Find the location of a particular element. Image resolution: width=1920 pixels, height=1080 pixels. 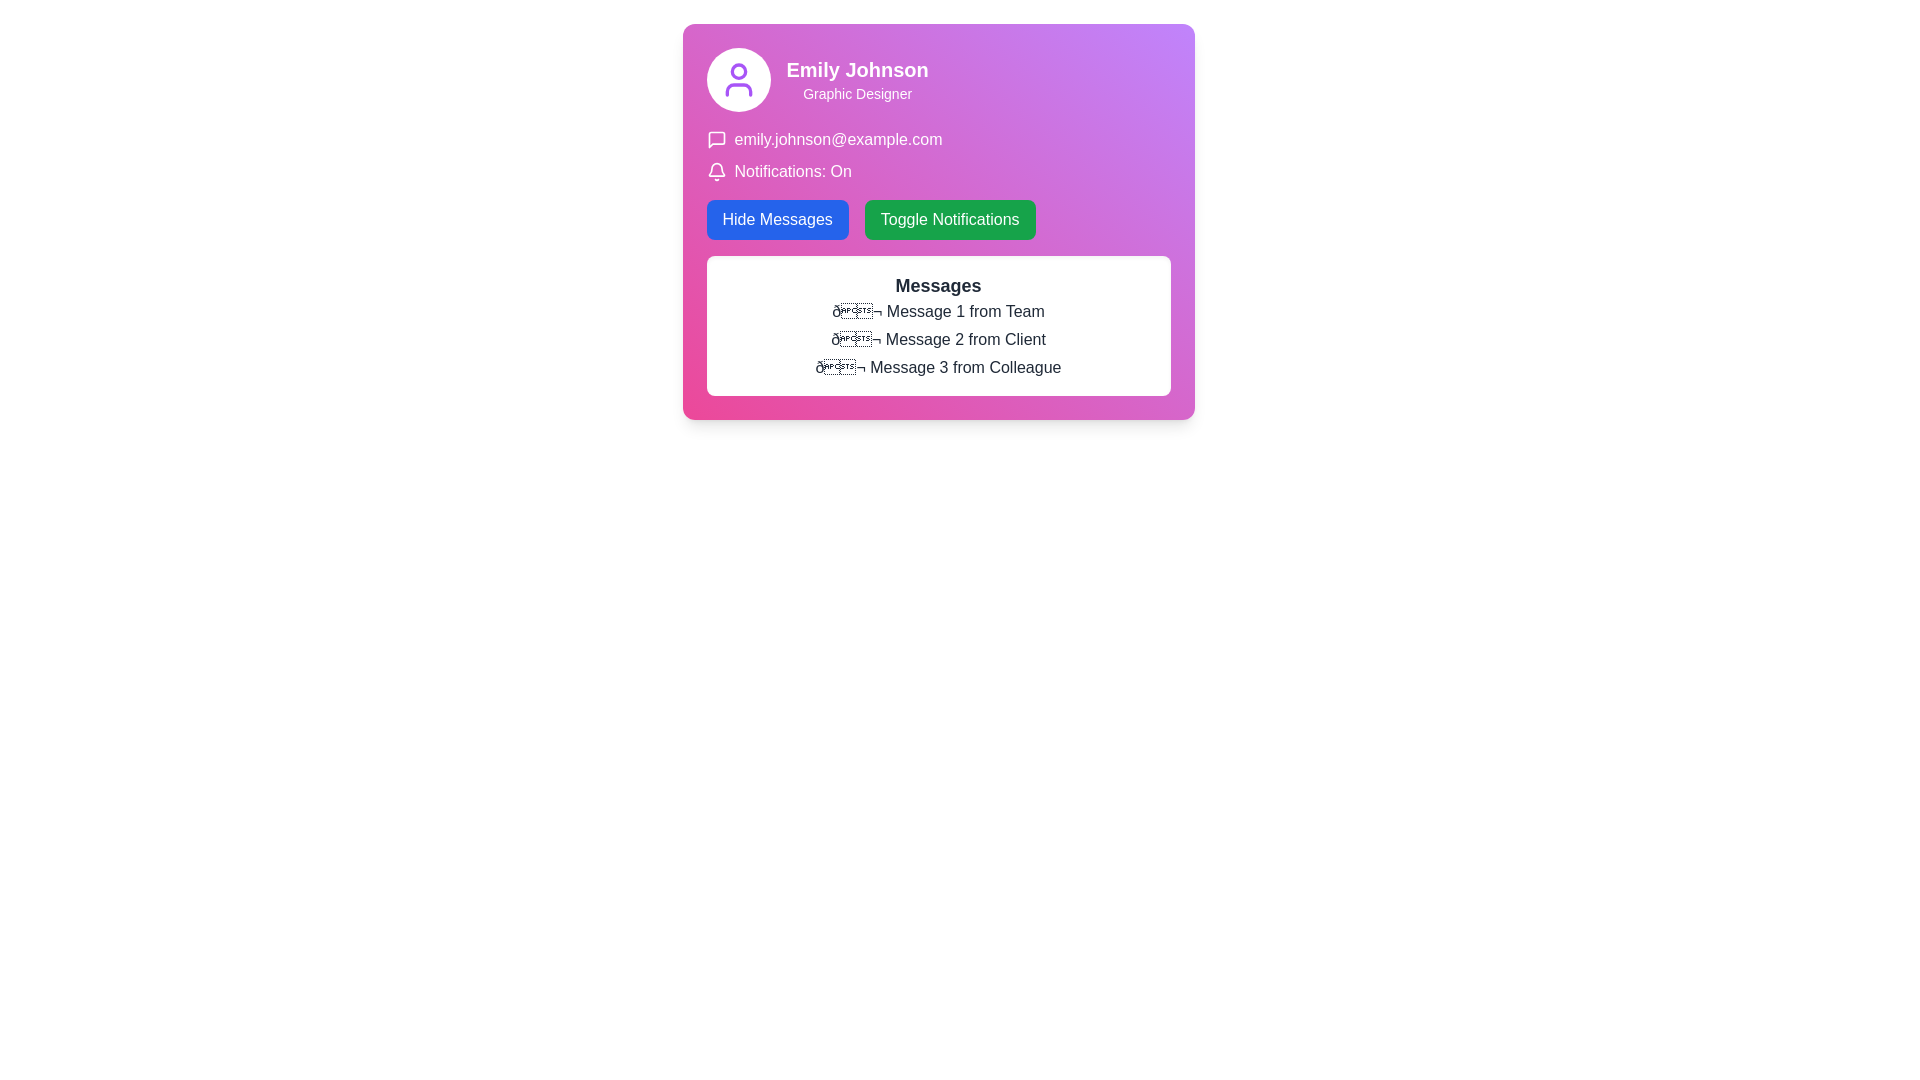

the user icon, which is a purple pictogram styled as a user figure located in the top-left corner of the profile card is located at coordinates (737, 79).